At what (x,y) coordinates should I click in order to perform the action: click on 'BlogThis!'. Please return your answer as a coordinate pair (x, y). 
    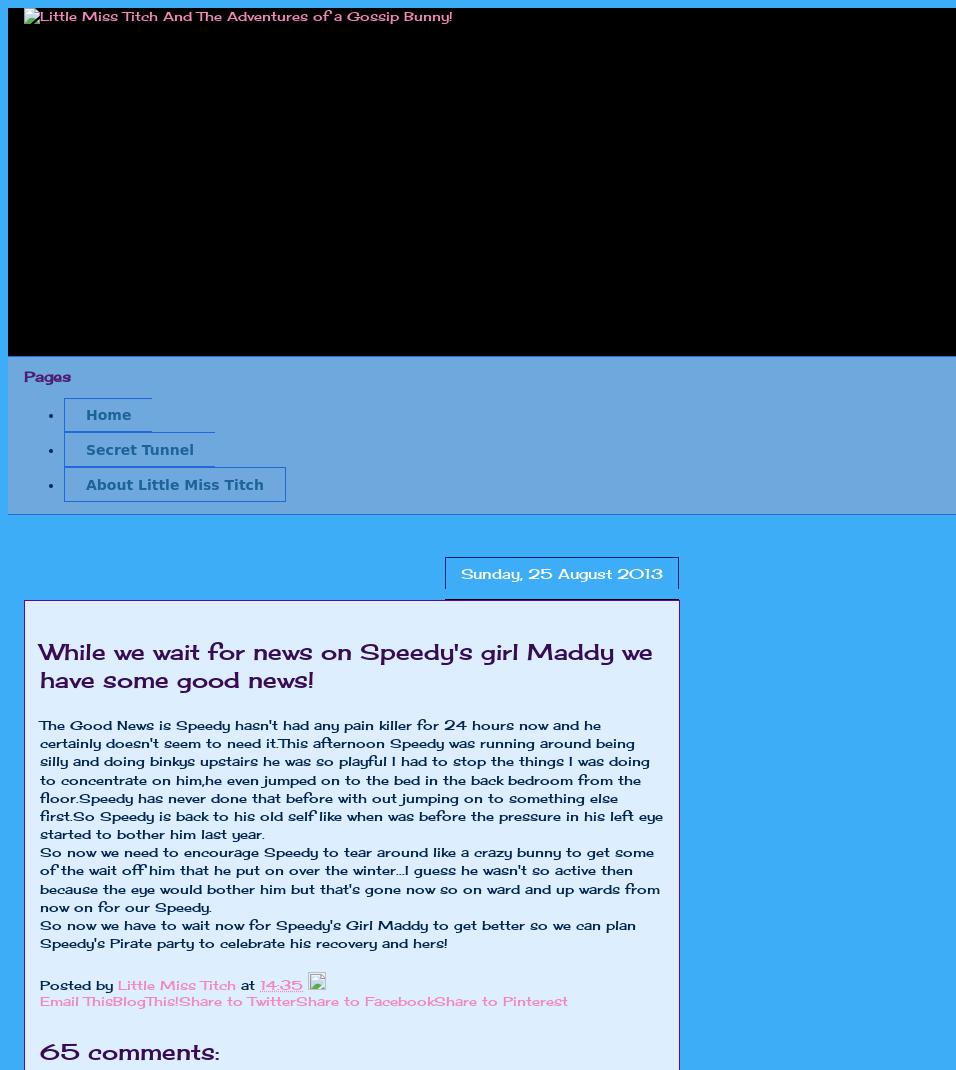
    Looking at the image, I should click on (145, 1000).